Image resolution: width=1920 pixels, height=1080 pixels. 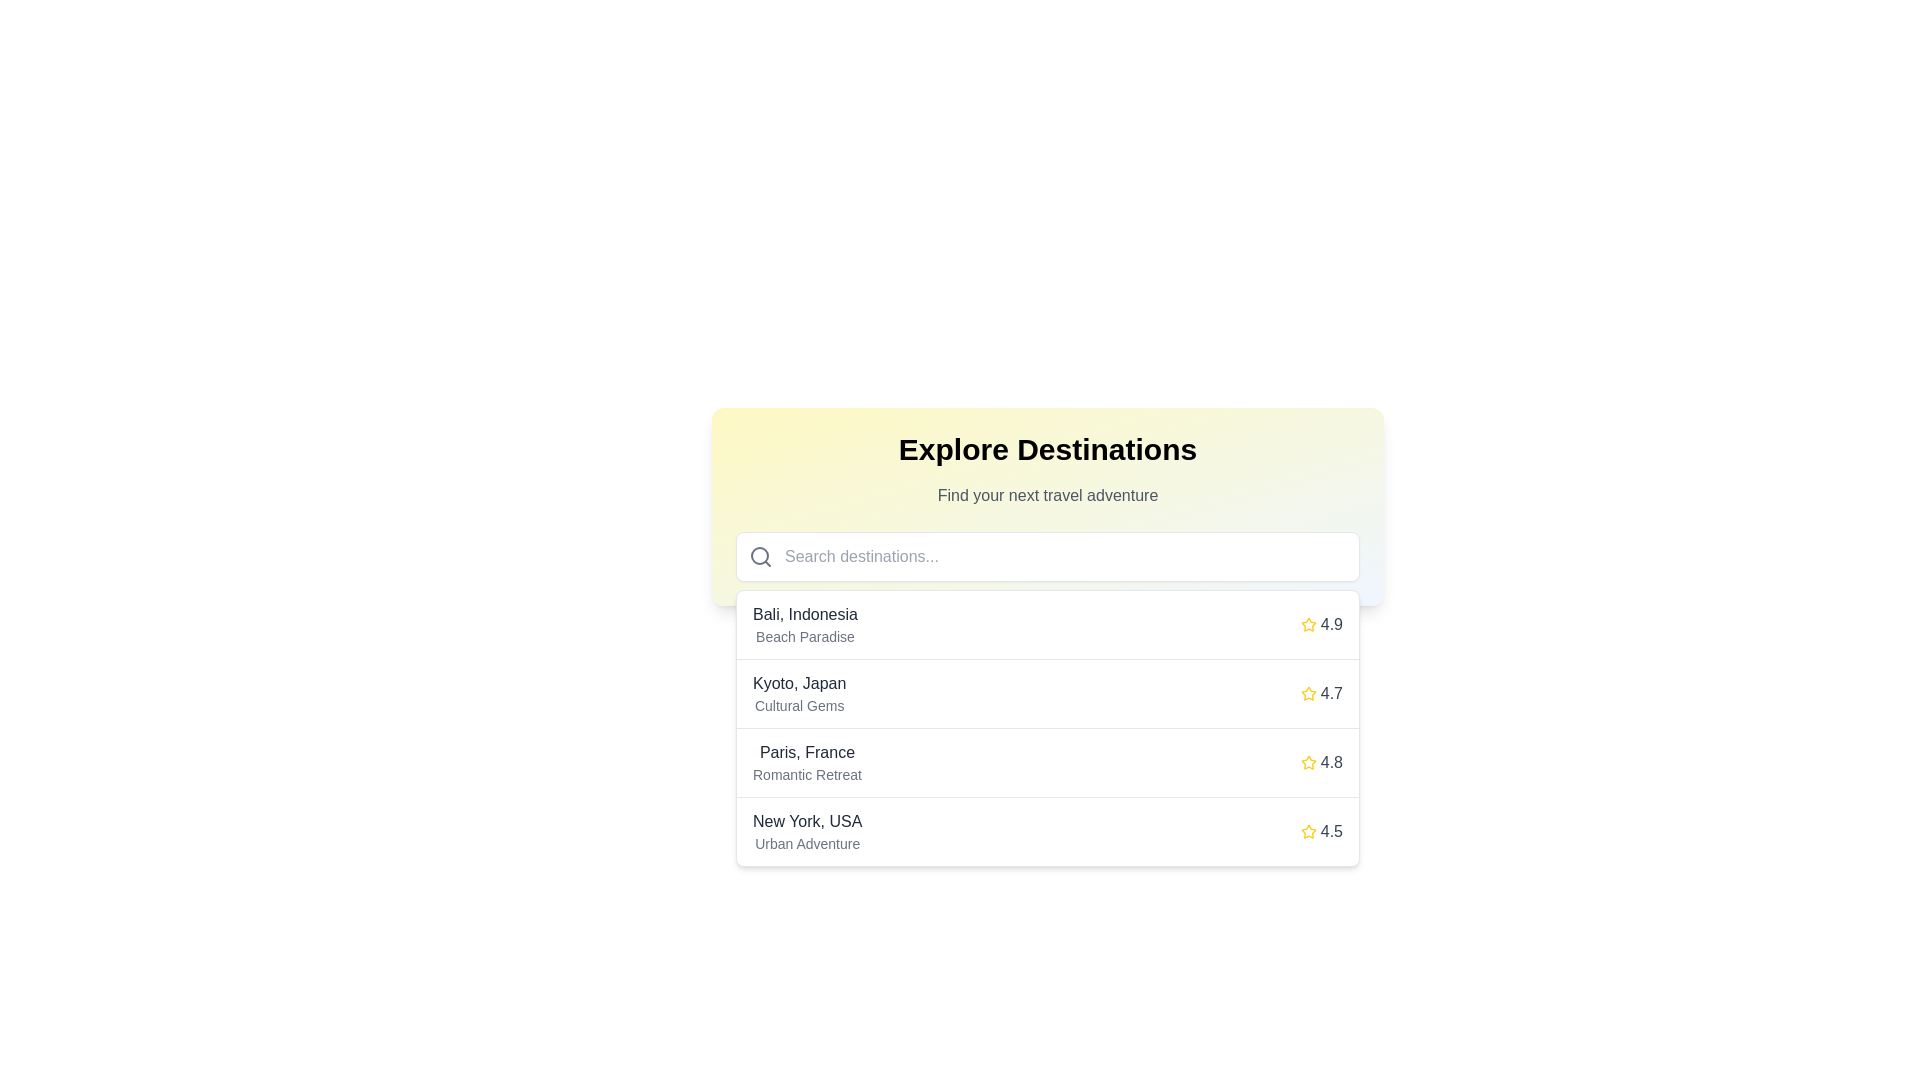 I want to click on the text block containing 'New York, USA' and 'Urban Adventure', which is the fourth item in a vertical list, so click(x=807, y=832).